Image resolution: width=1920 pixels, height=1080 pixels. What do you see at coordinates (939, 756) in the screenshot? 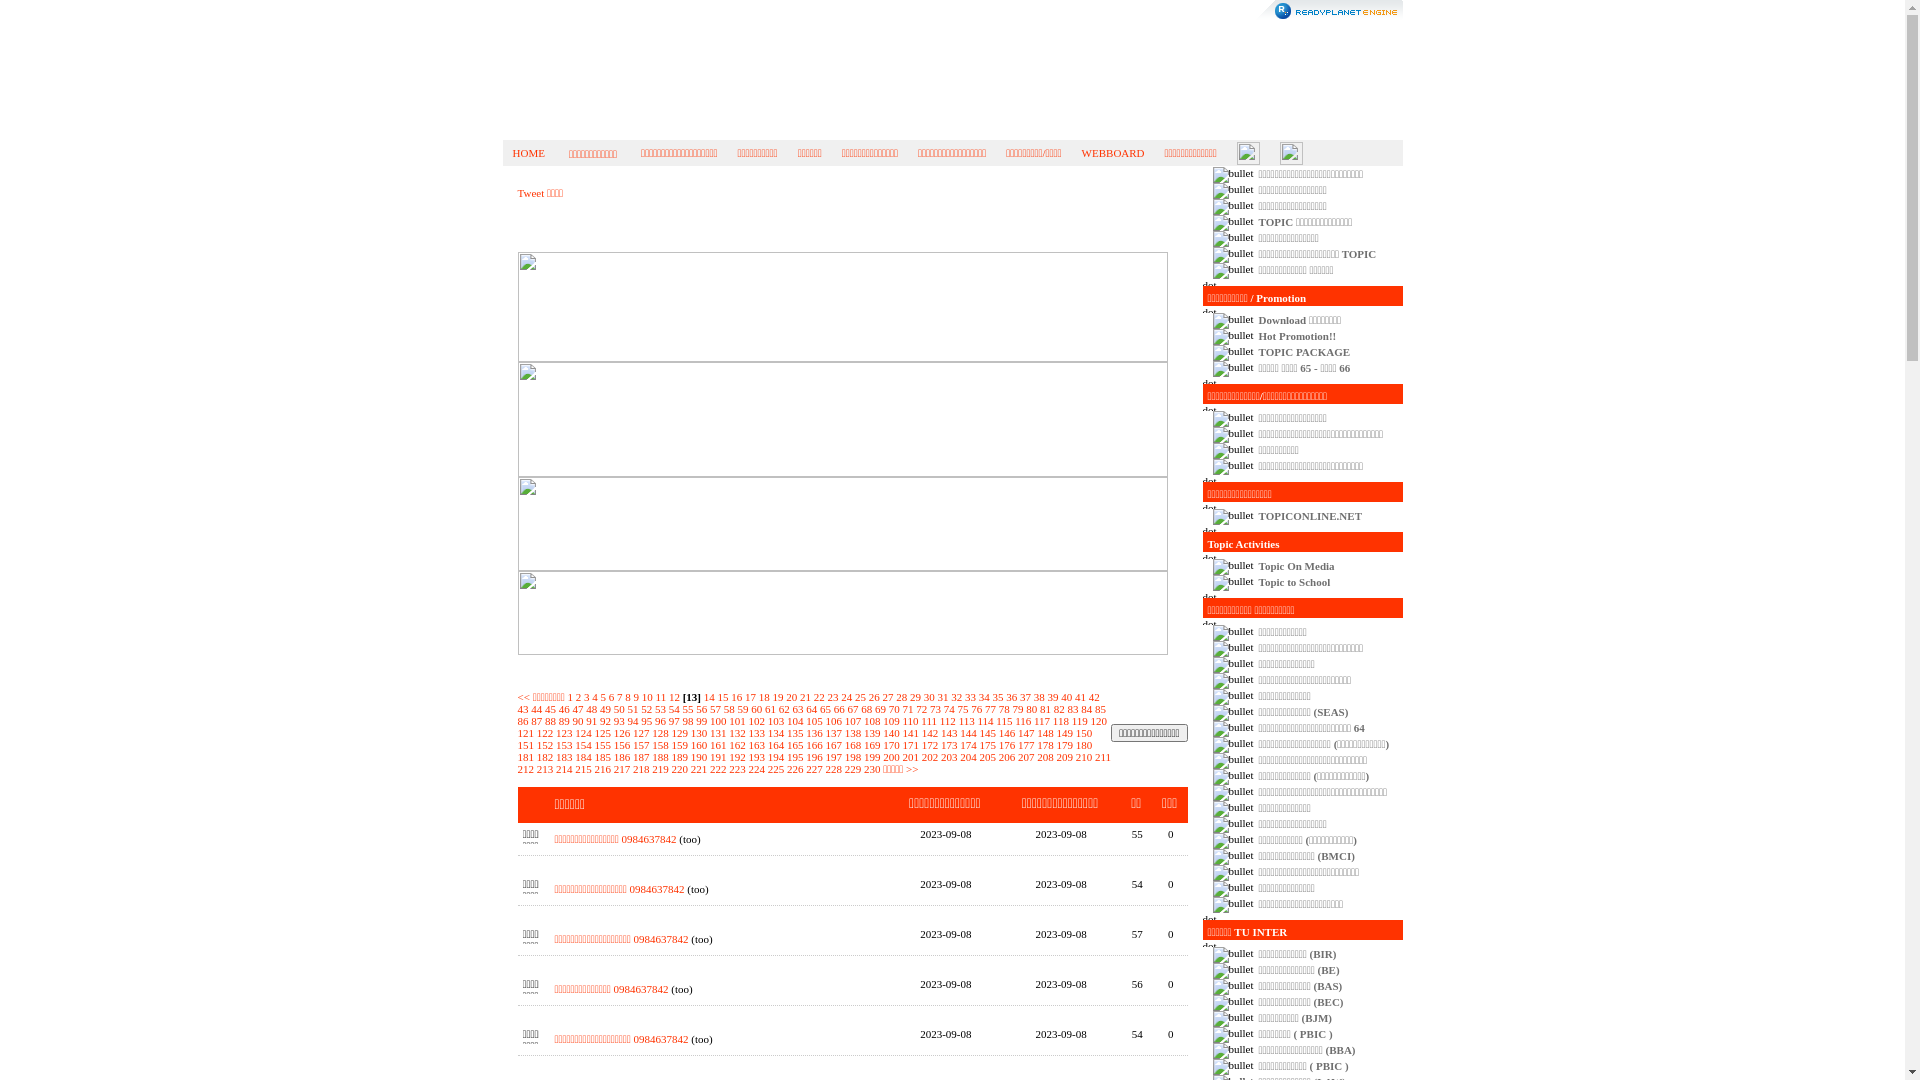
I see `'203'` at bounding box center [939, 756].